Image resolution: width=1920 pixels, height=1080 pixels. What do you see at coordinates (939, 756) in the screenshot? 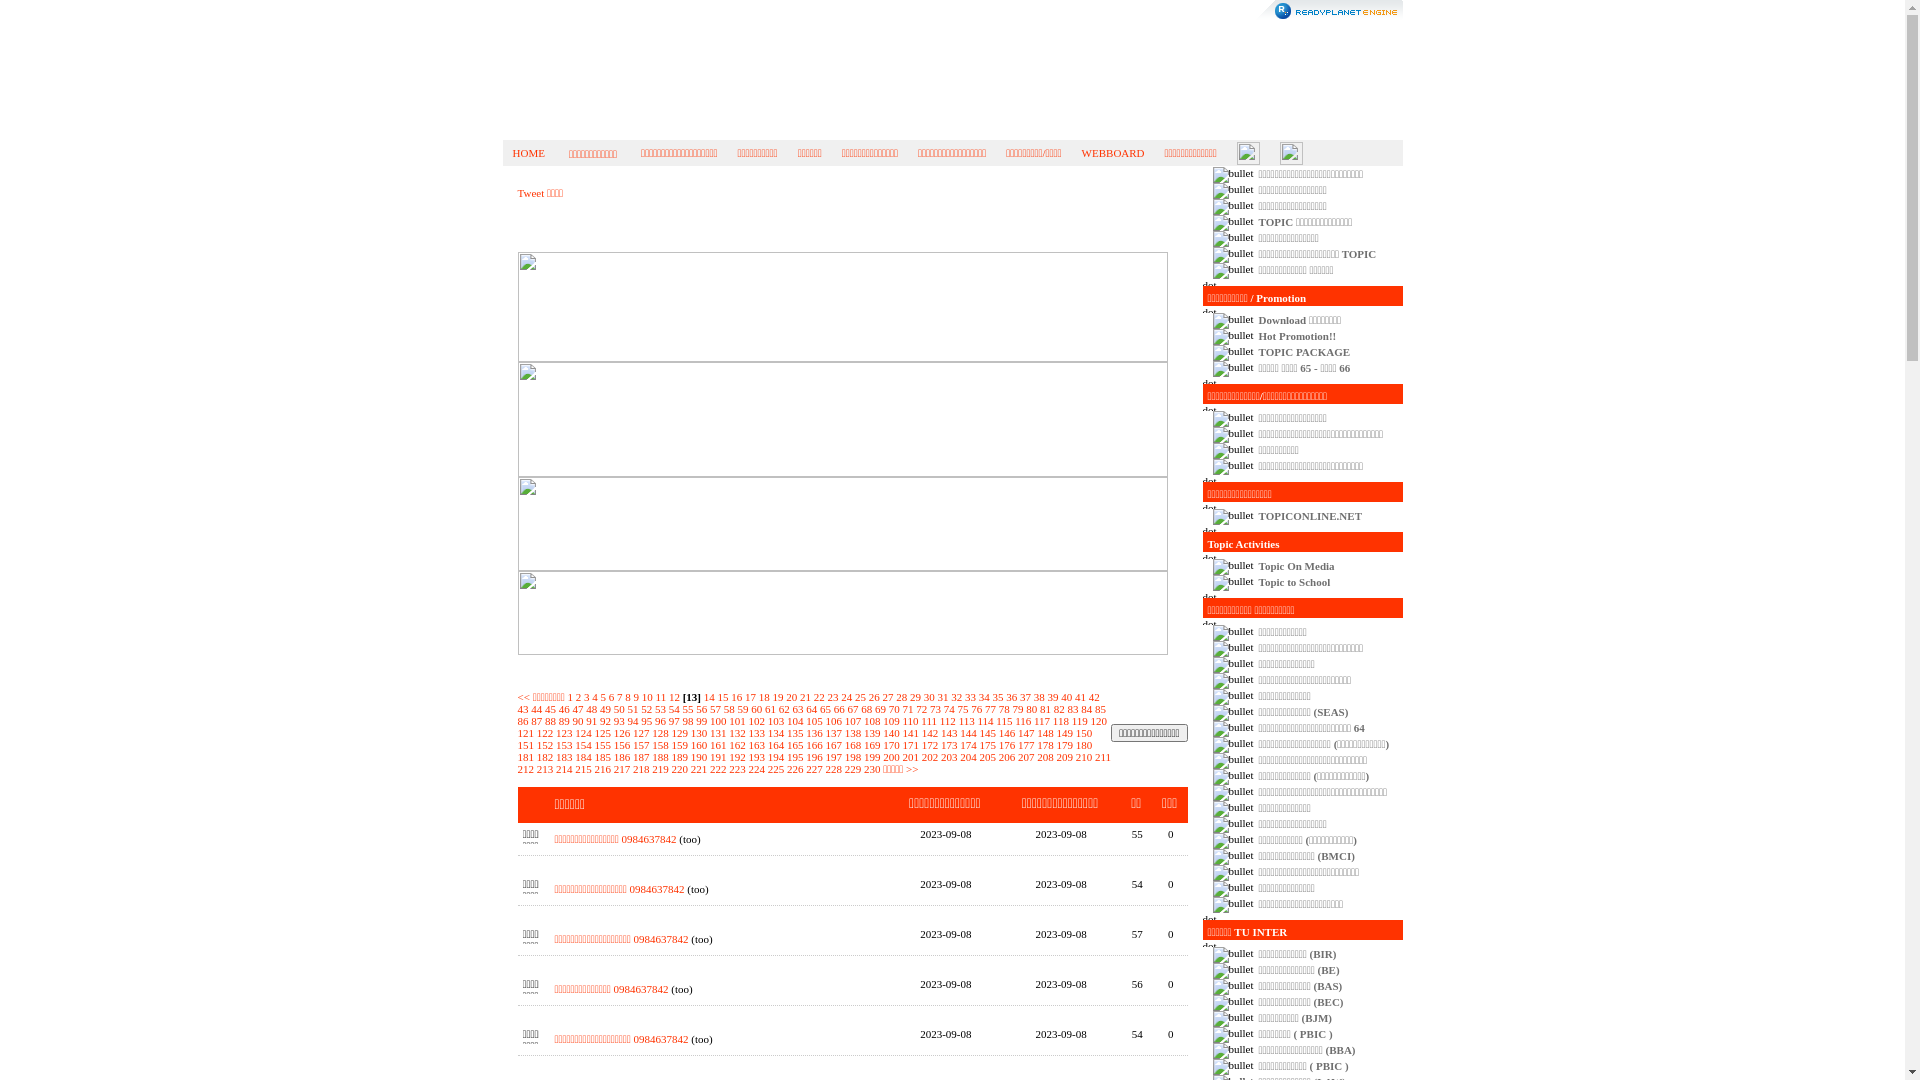
I see `'203'` at bounding box center [939, 756].